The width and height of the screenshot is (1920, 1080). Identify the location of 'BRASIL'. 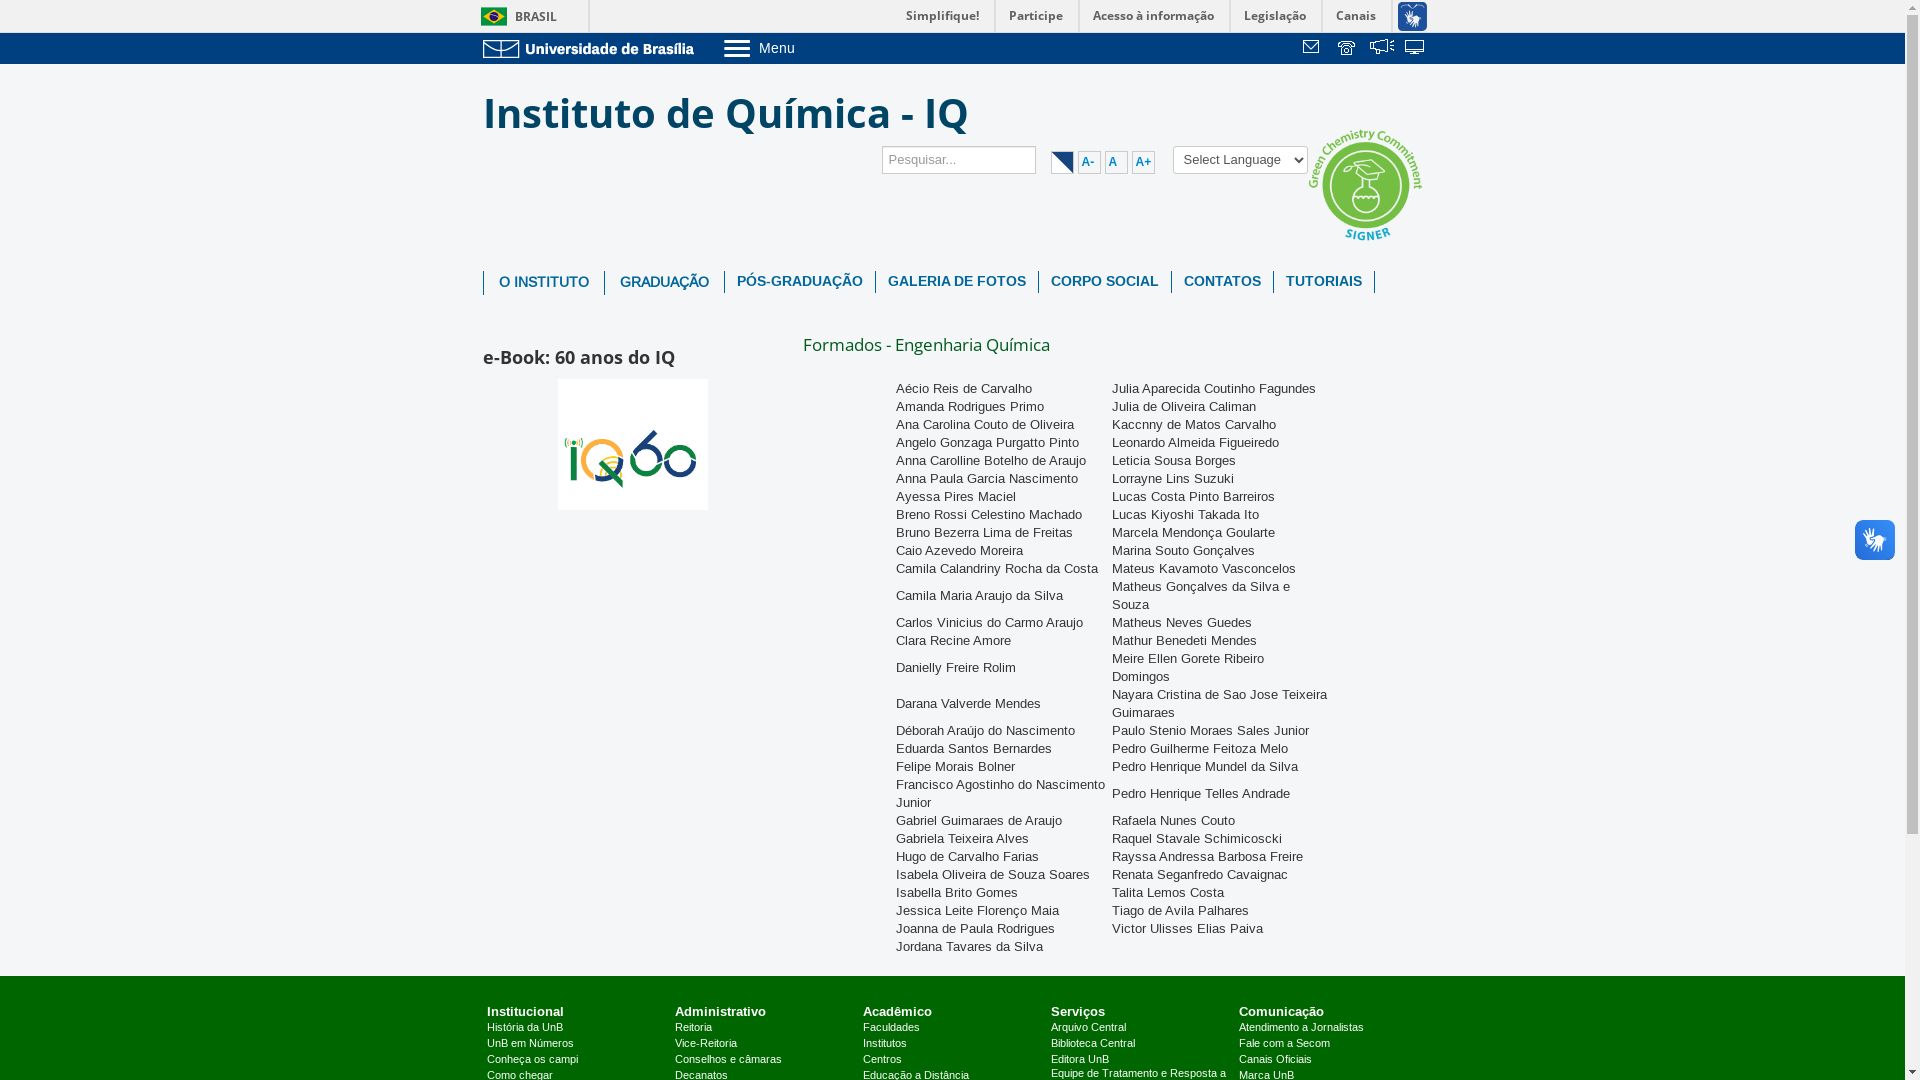
(514, 16).